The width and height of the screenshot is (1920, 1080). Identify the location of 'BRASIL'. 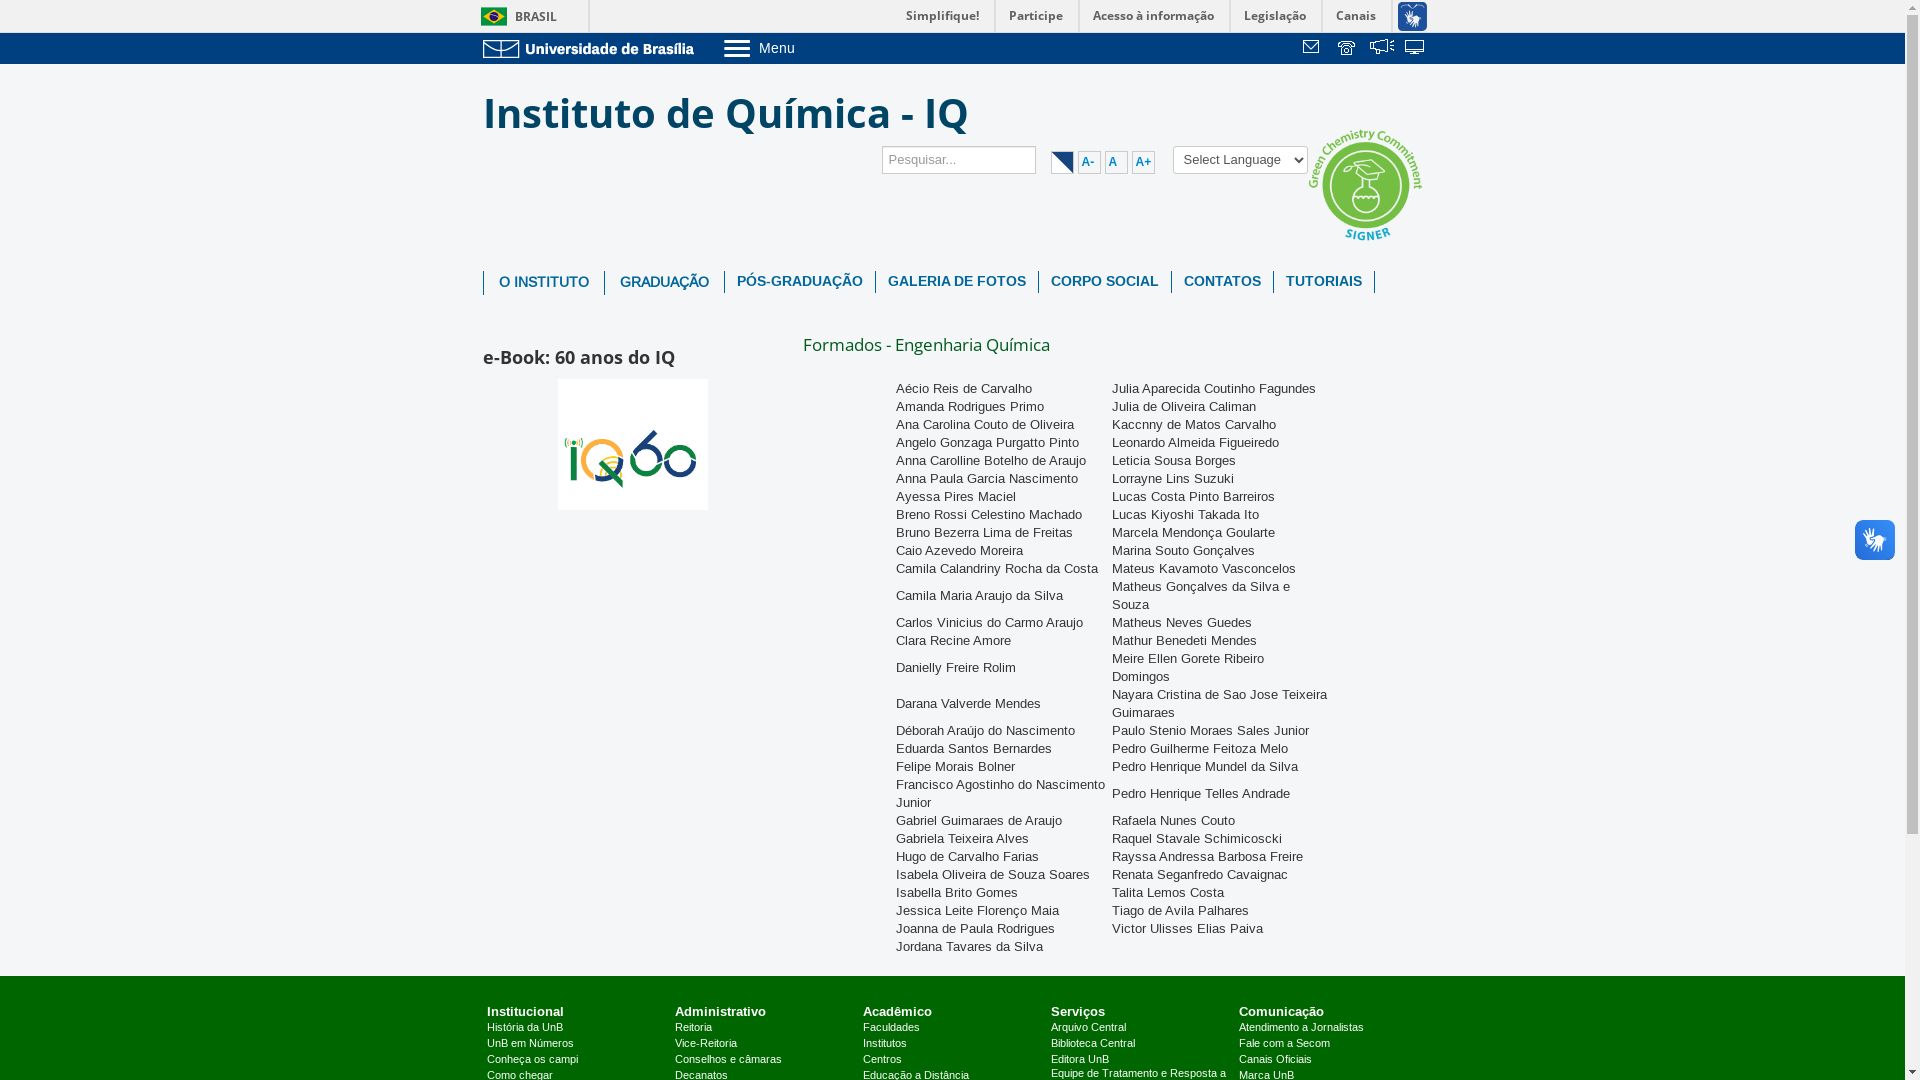
(514, 16).